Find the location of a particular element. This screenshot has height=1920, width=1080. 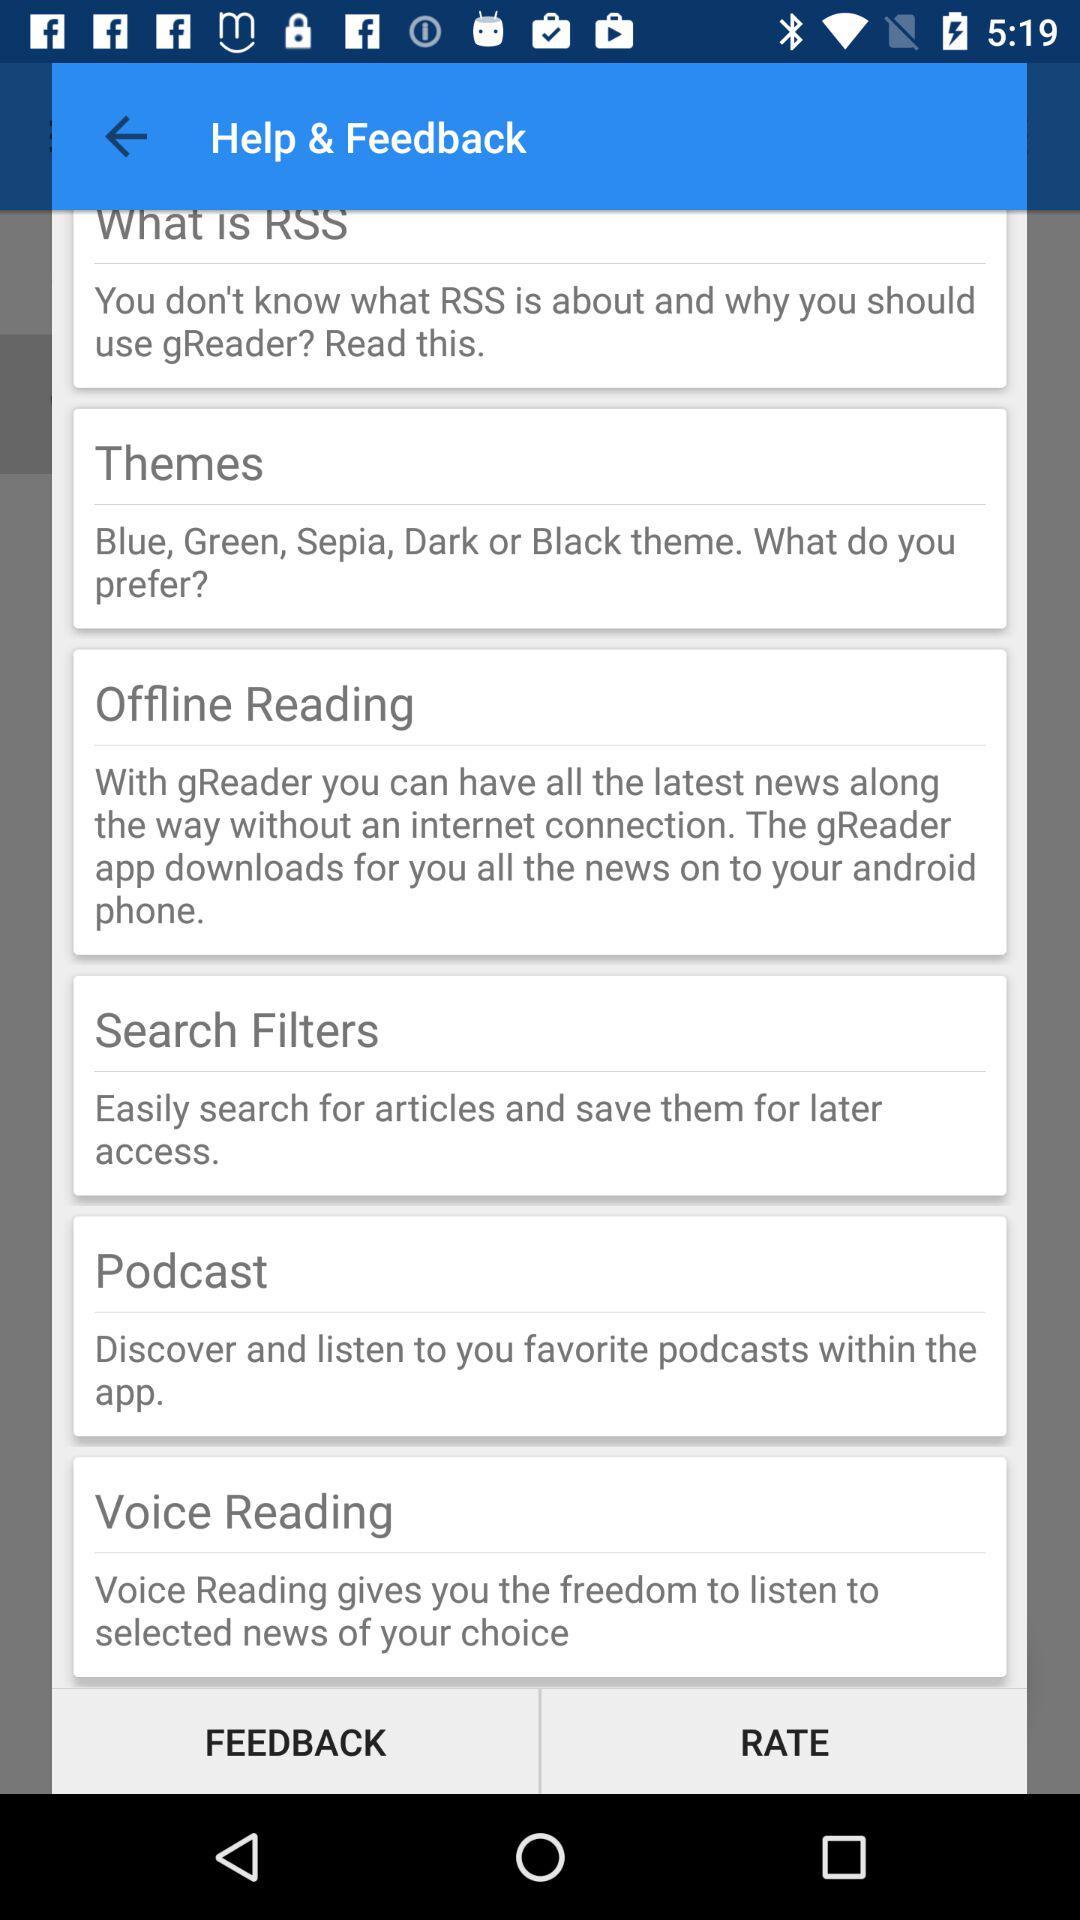

the item to the left of help & feedback is located at coordinates (126, 135).